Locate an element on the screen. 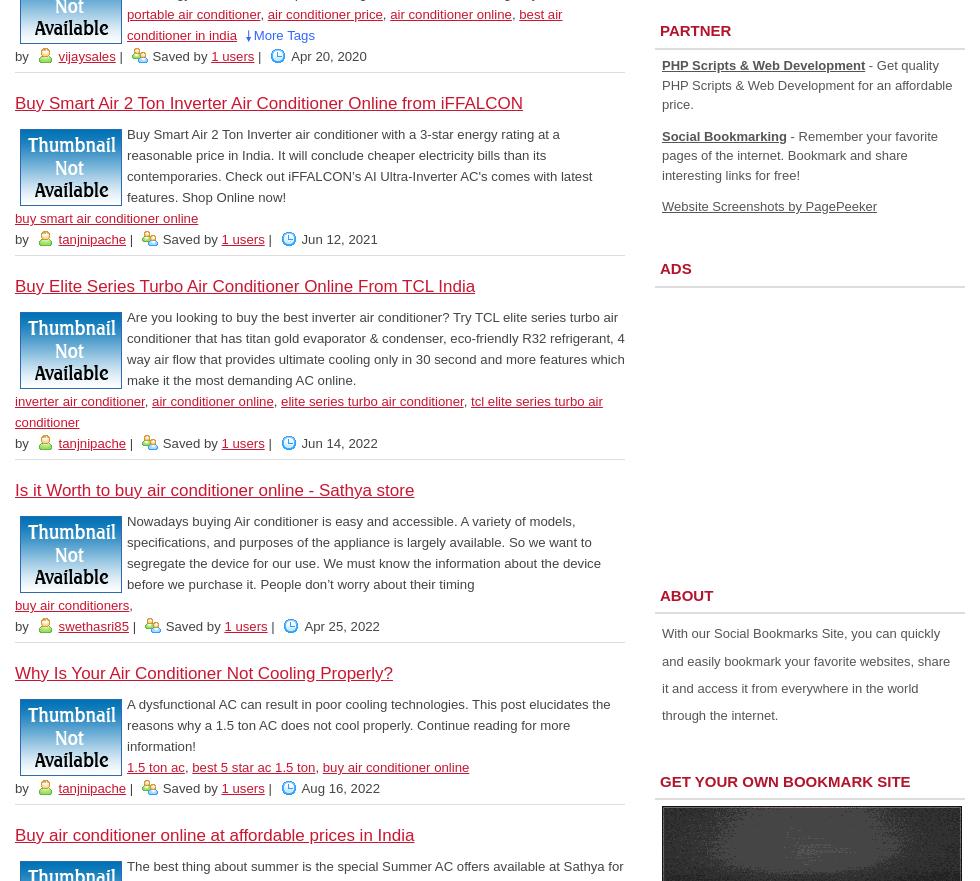 The width and height of the screenshot is (980, 881). 'Buy air conditioner online at affordable prices in India' is located at coordinates (214, 834).